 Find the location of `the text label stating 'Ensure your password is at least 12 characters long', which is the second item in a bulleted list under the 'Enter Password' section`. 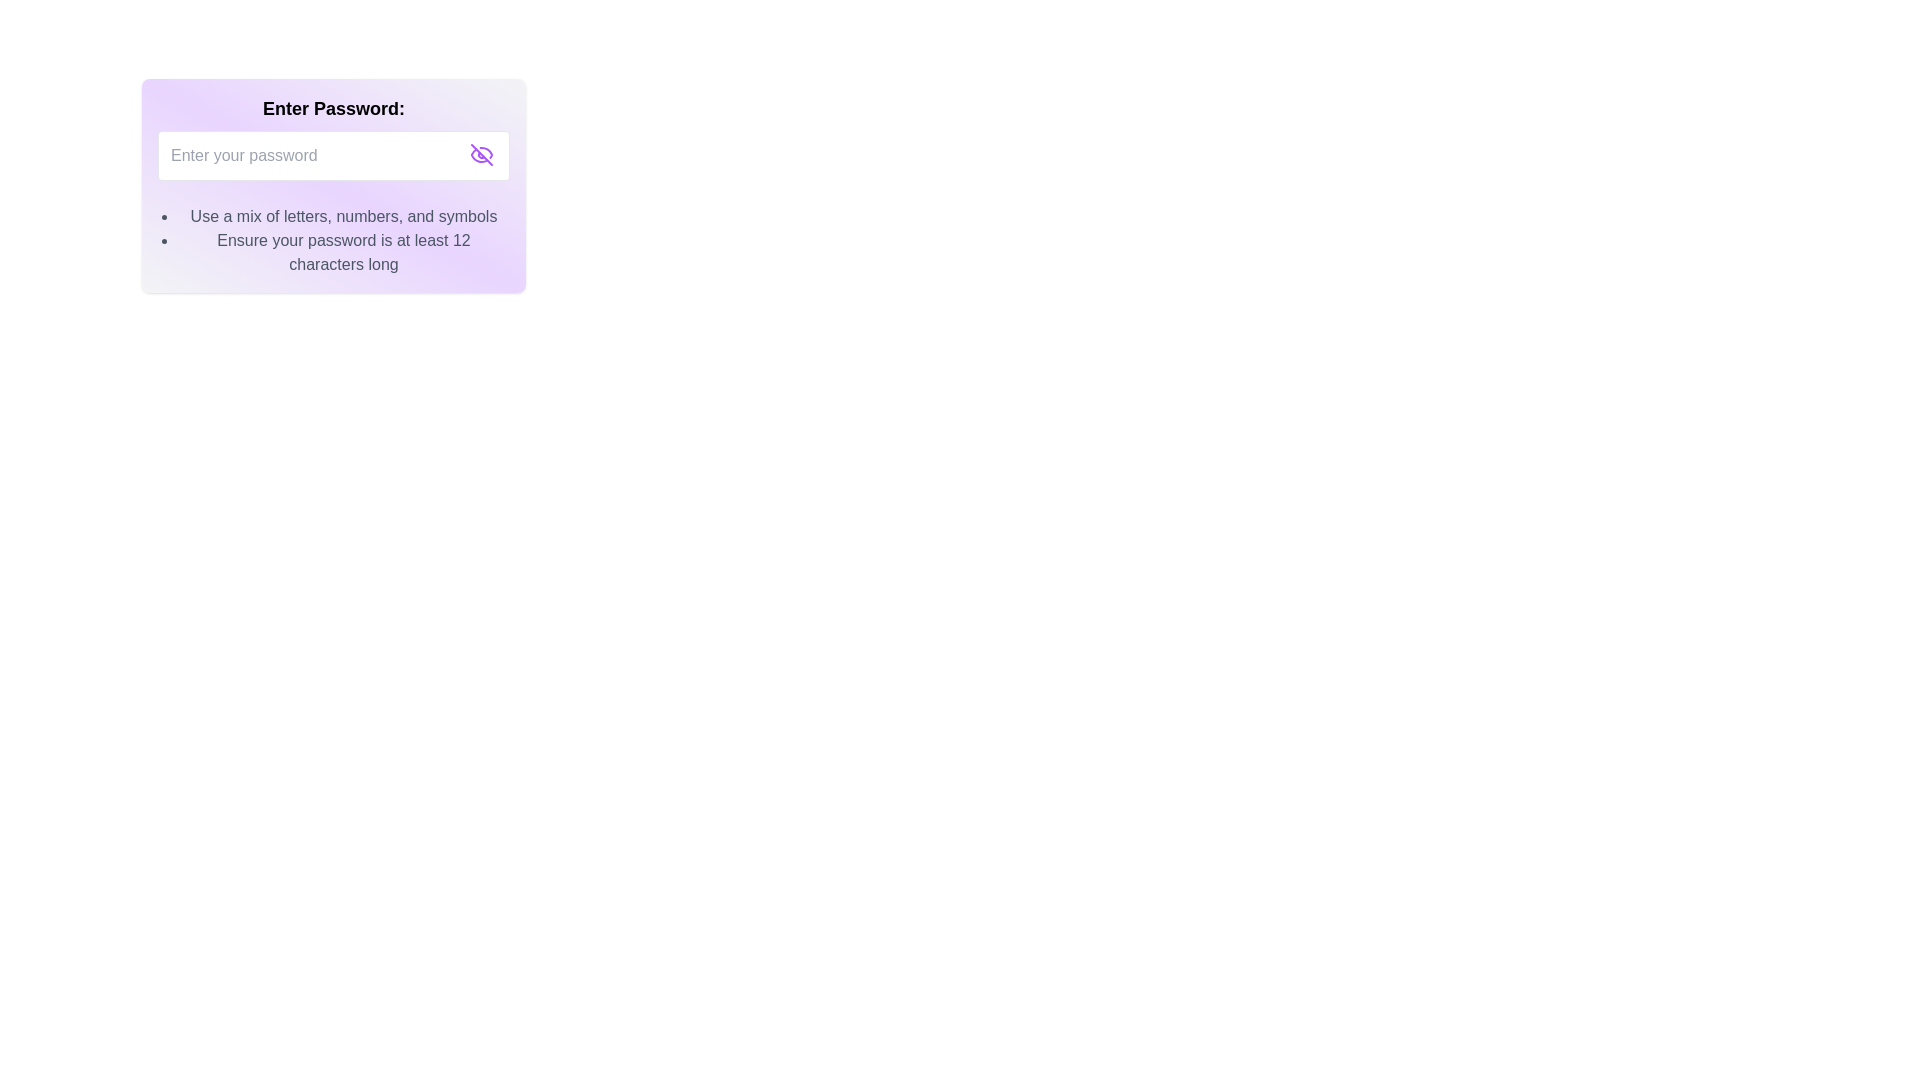

the text label stating 'Ensure your password is at least 12 characters long', which is the second item in a bulleted list under the 'Enter Password' section is located at coordinates (344, 252).